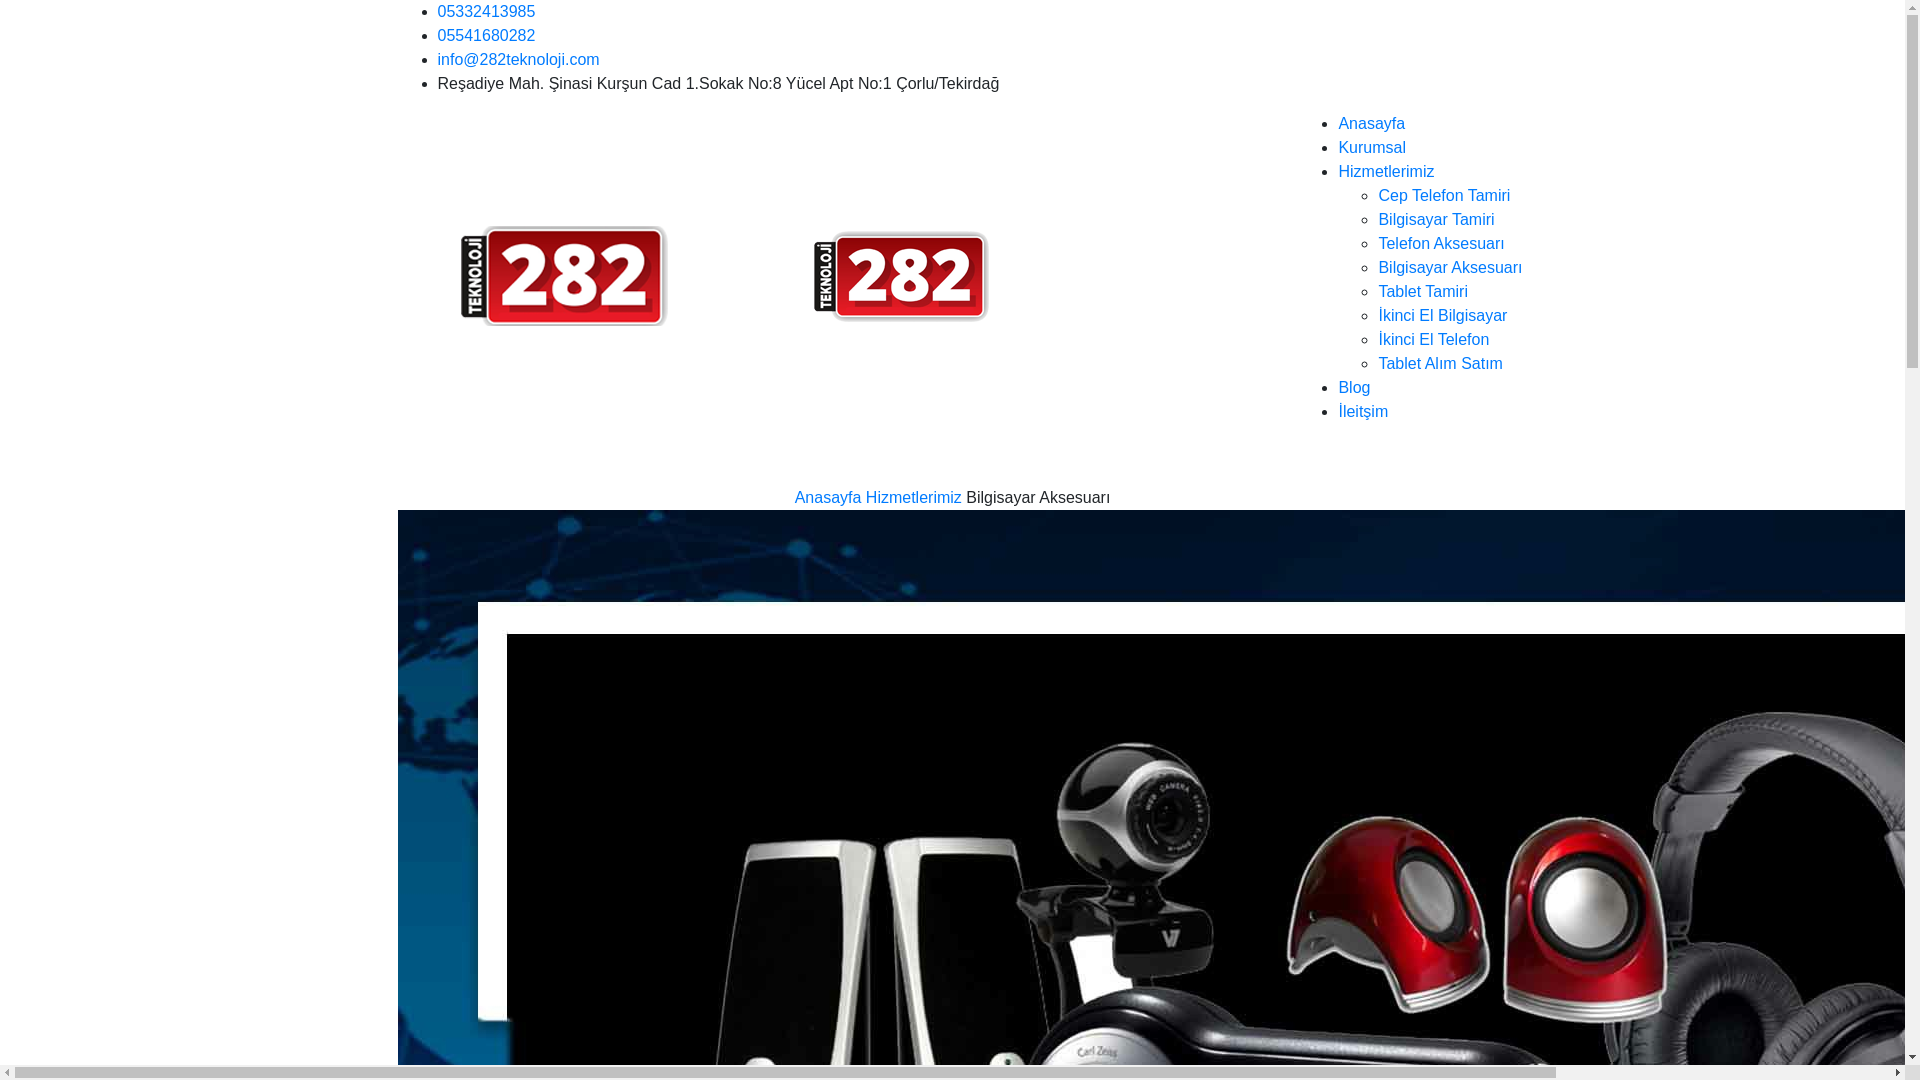  What do you see at coordinates (828, 496) in the screenshot?
I see `'Anasayfa'` at bounding box center [828, 496].